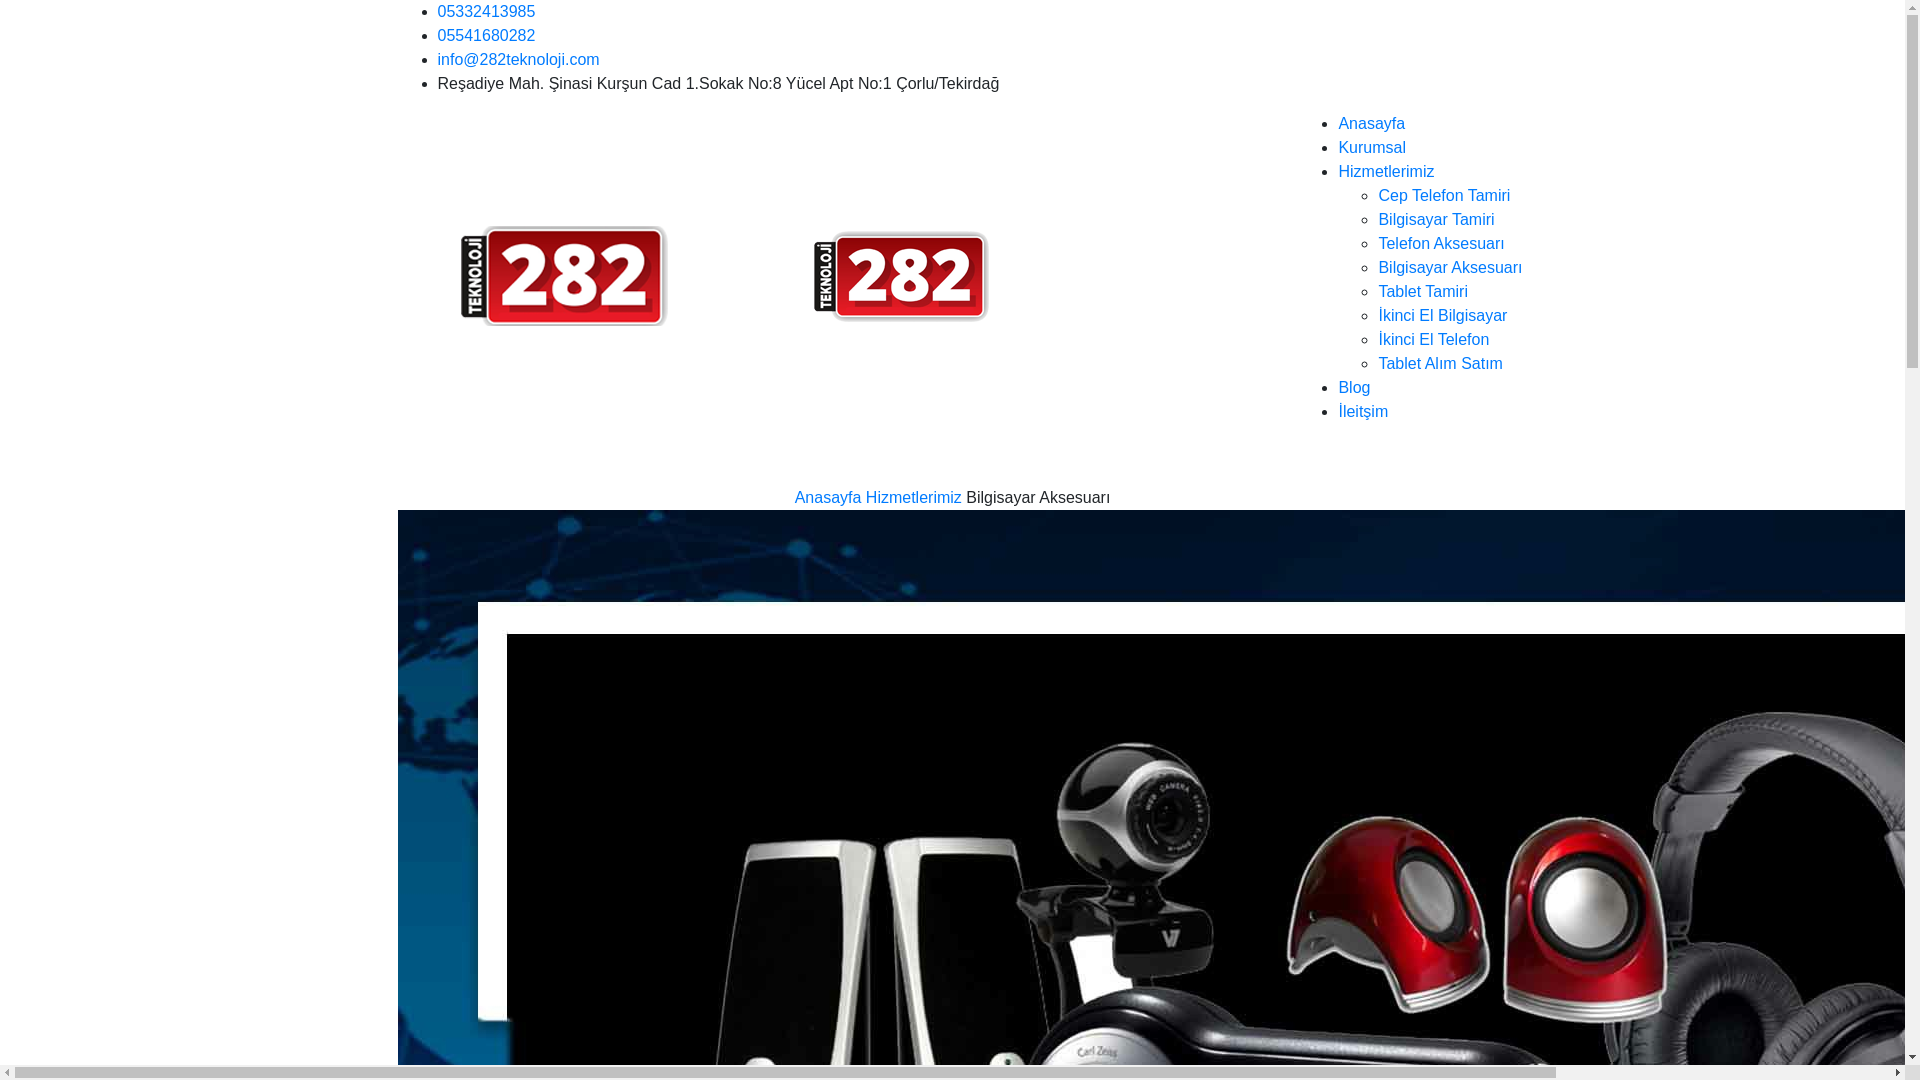  What do you see at coordinates (828, 496) in the screenshot?
I see `'Anasayfa'` at bounding box center [828, 496].